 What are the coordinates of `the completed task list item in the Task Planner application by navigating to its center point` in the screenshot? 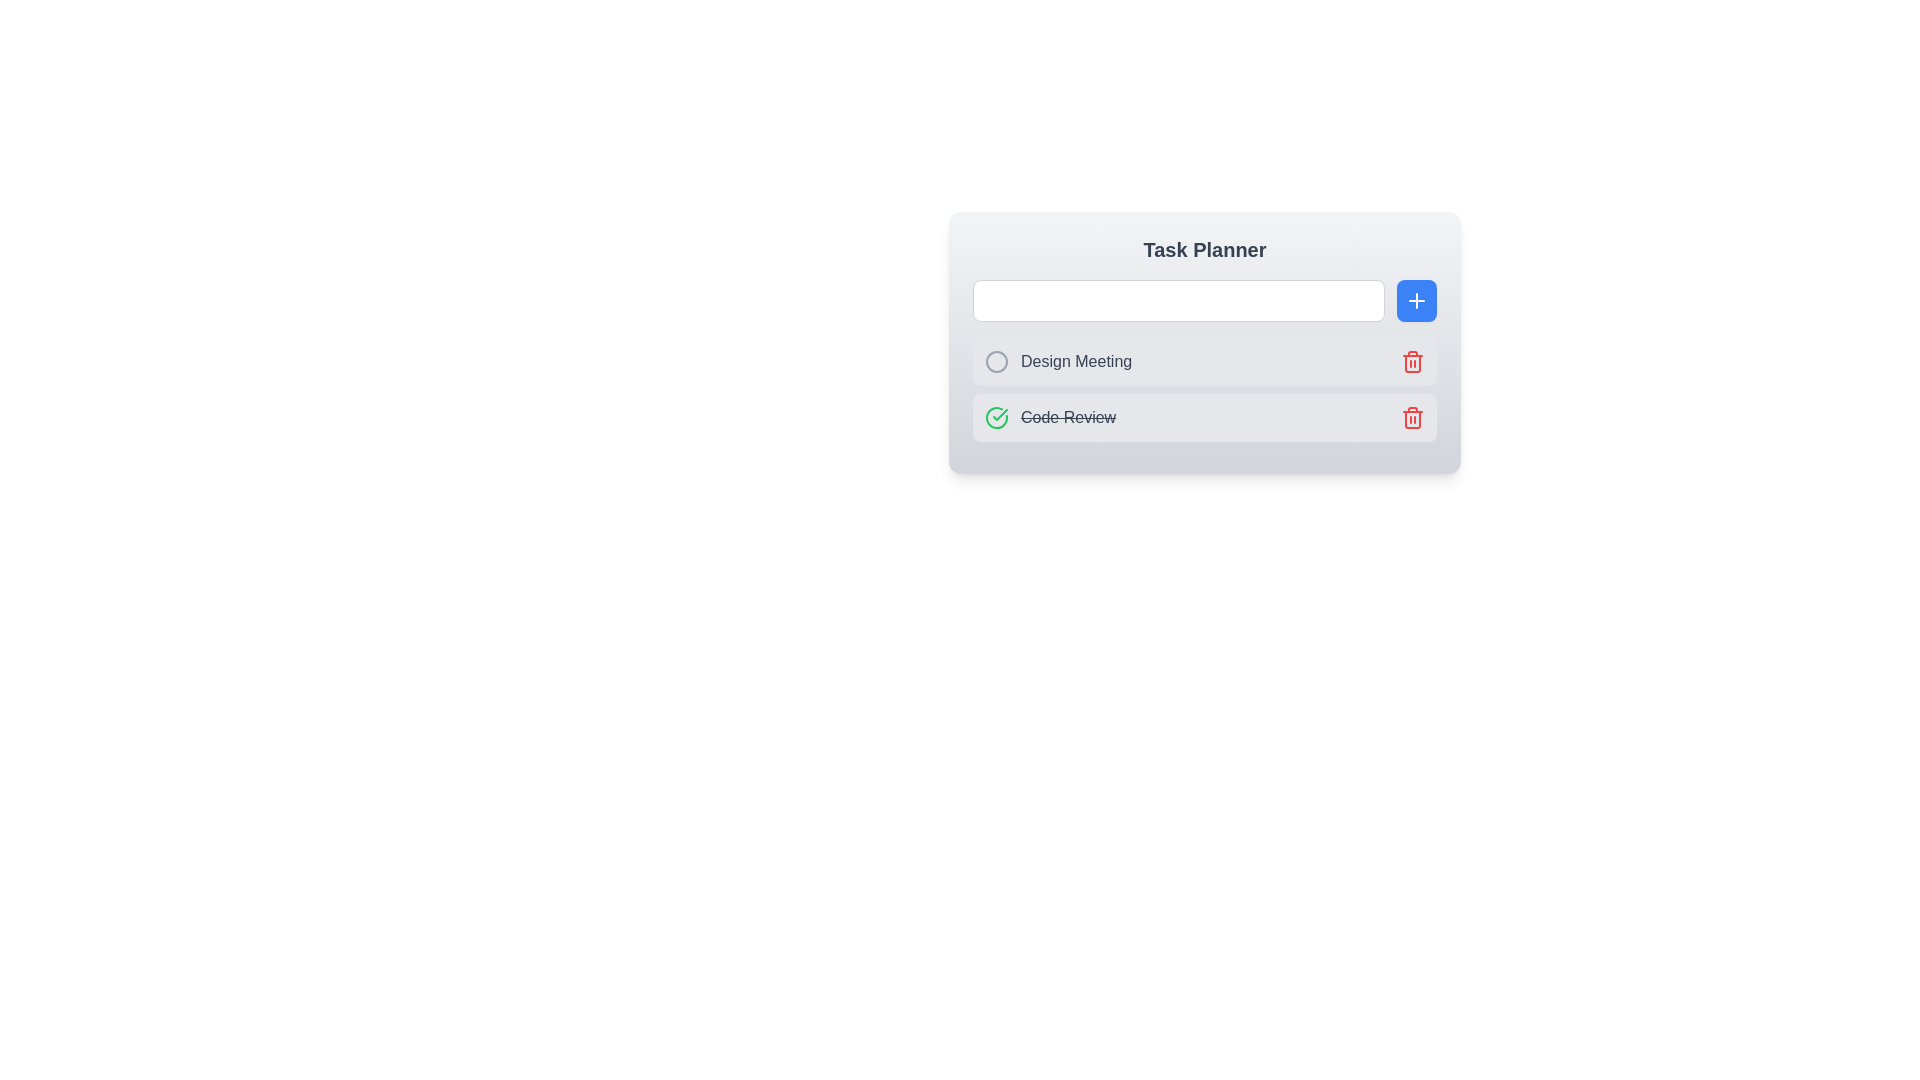 It's located at (1203, 416).